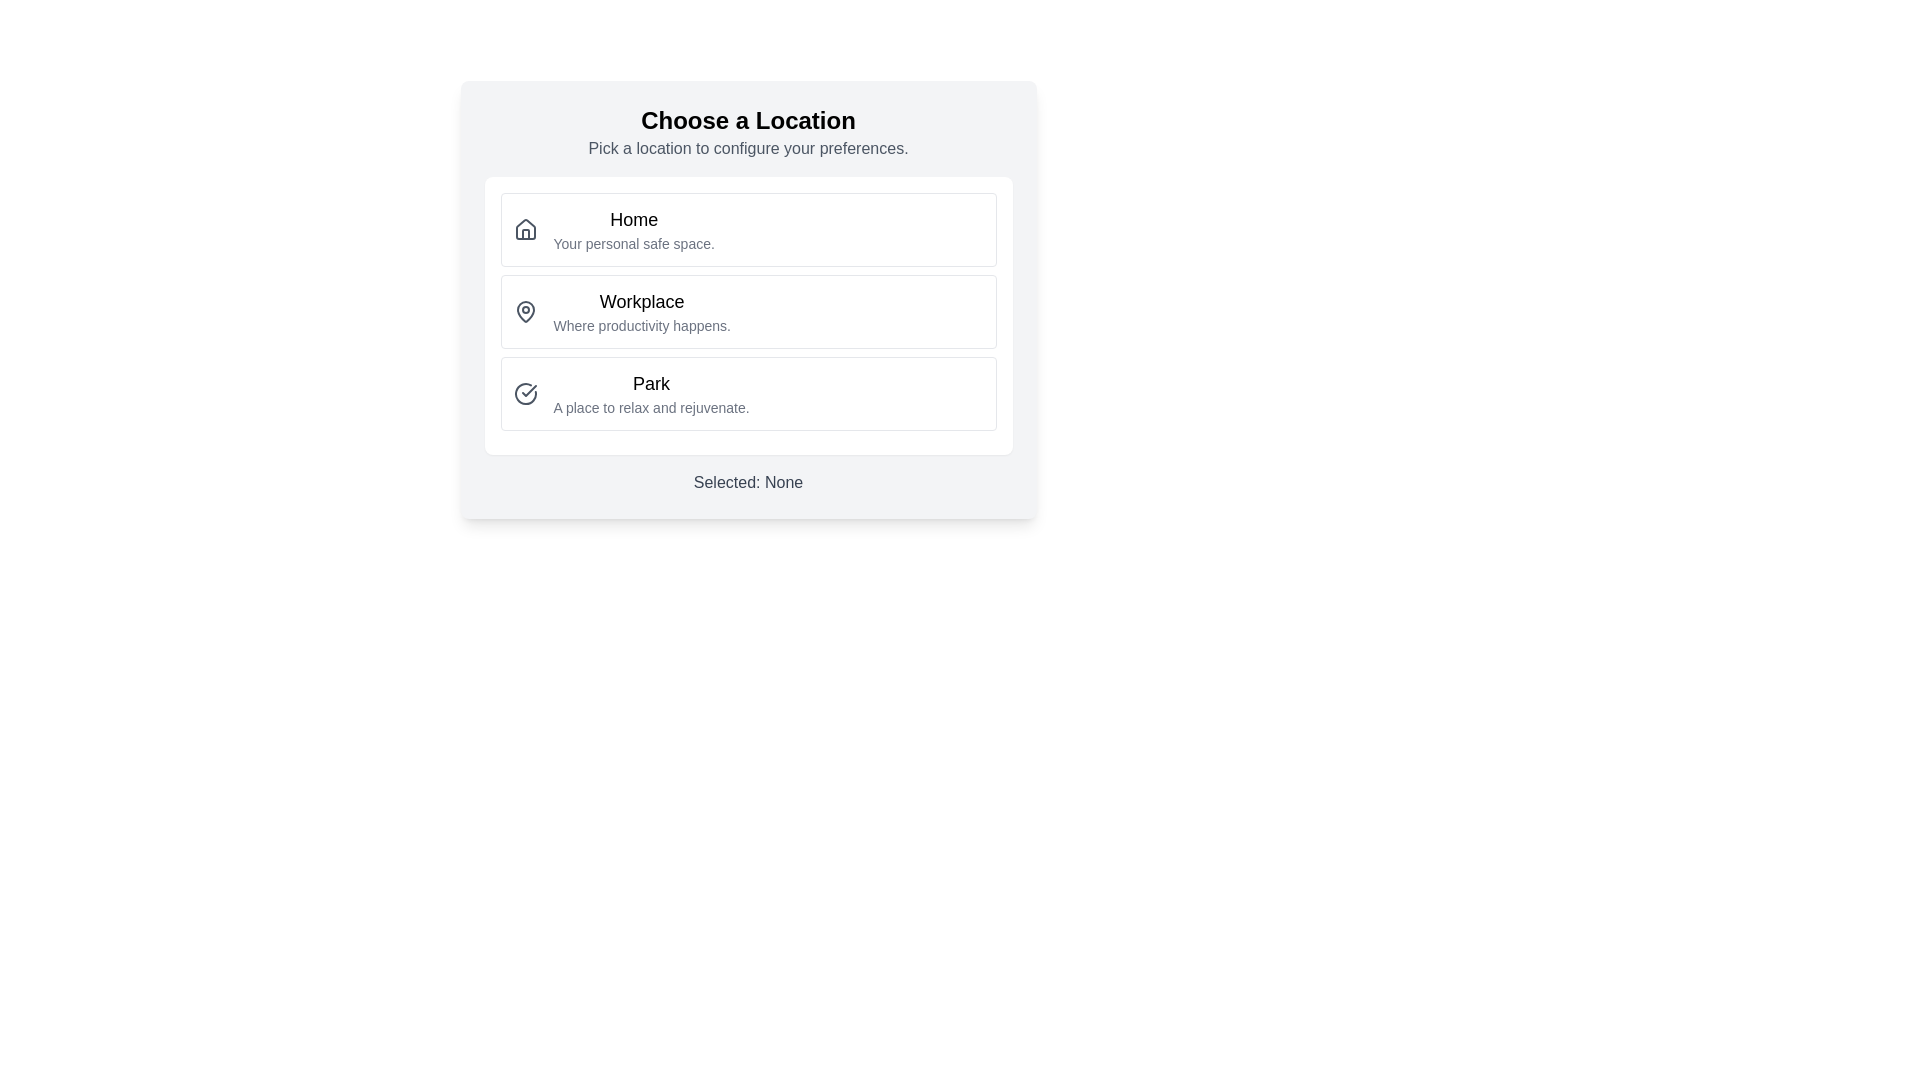 This screenshot has height=1080, width=1920. Describe the element at coordinates (642, 301) in the screenshot. I see `the 'Workplace' text label element, which displays 'Workplace' in a bold font, located centrally in the list option for 'Workplace'` at that location.